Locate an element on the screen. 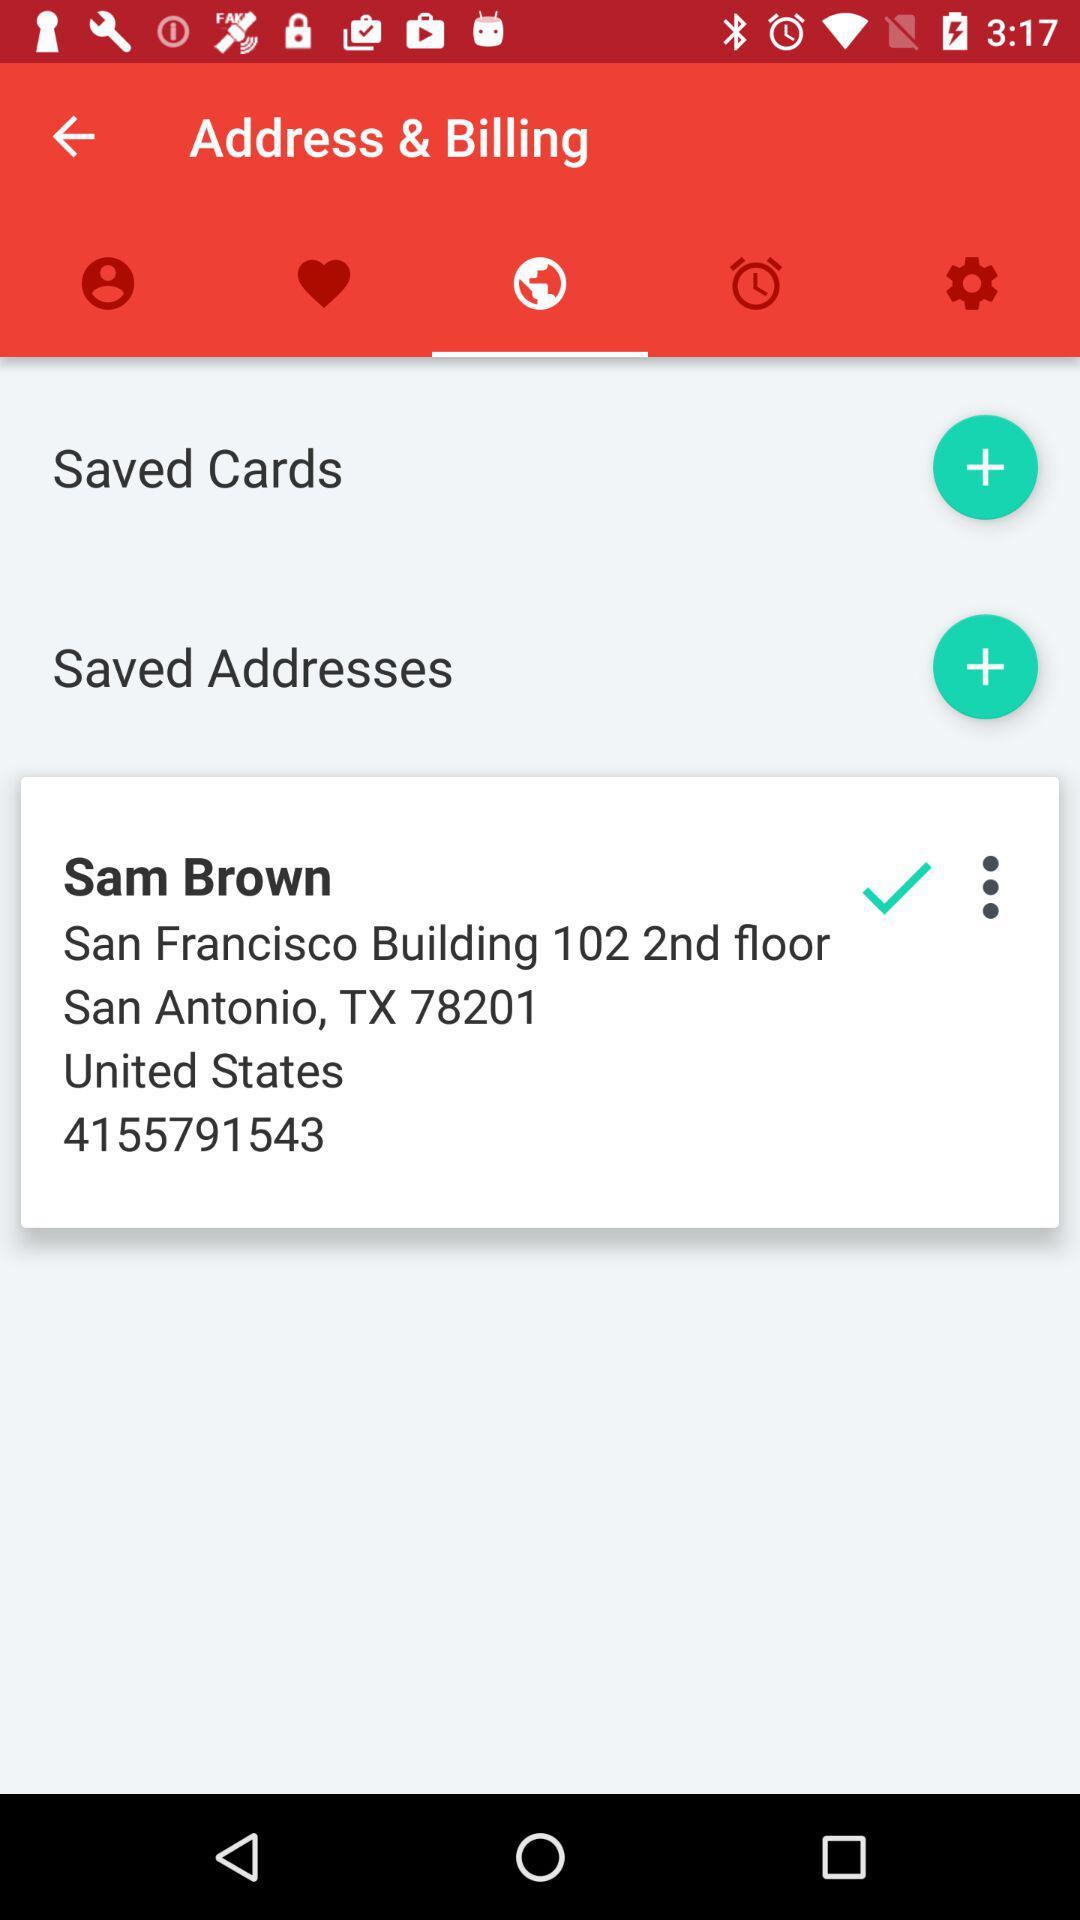 Image resolution: width=1080 pixels, height=1920 pixels. new card is located at coordinates (984, 466).